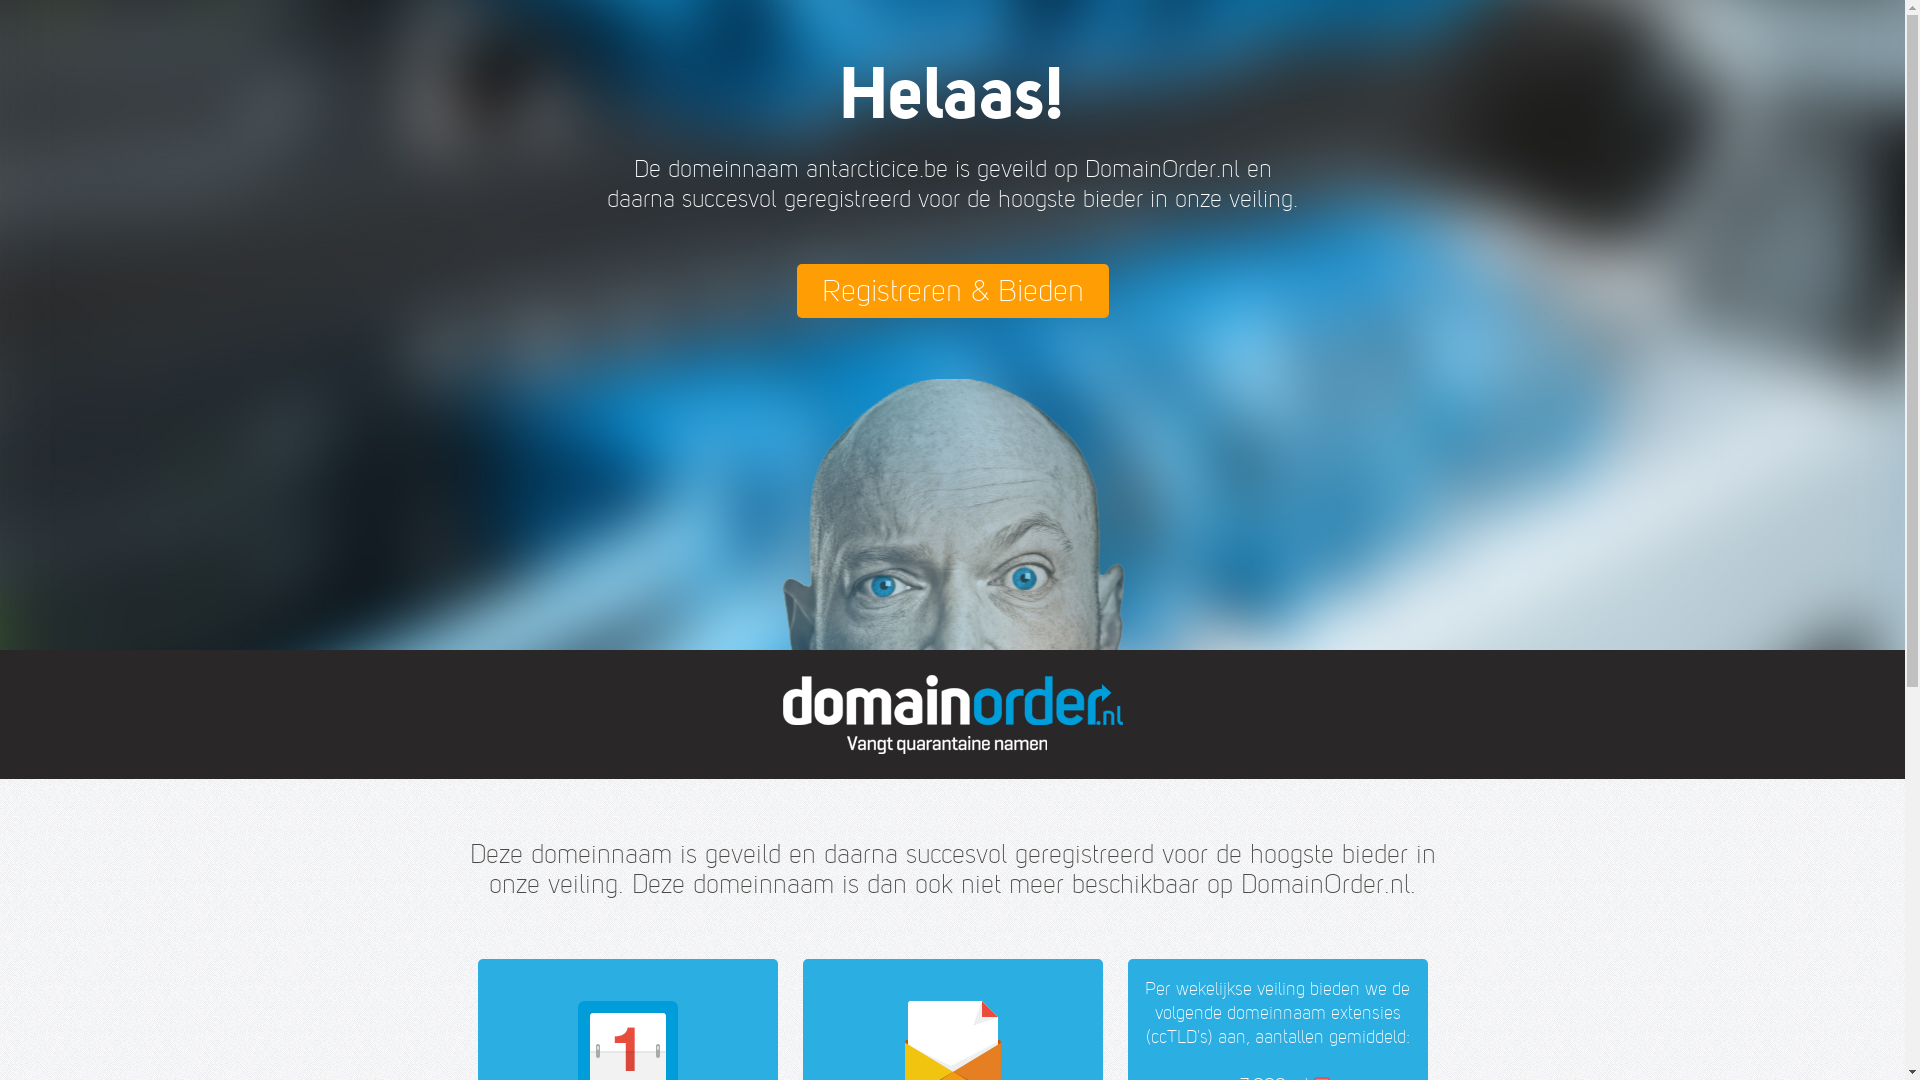 Image resolution: width=1920 pixels, height=1080 pixels. Describe the element at coordinates (950, 290) in the screenshot. I see `'Registreren & Bieden'` at that location.